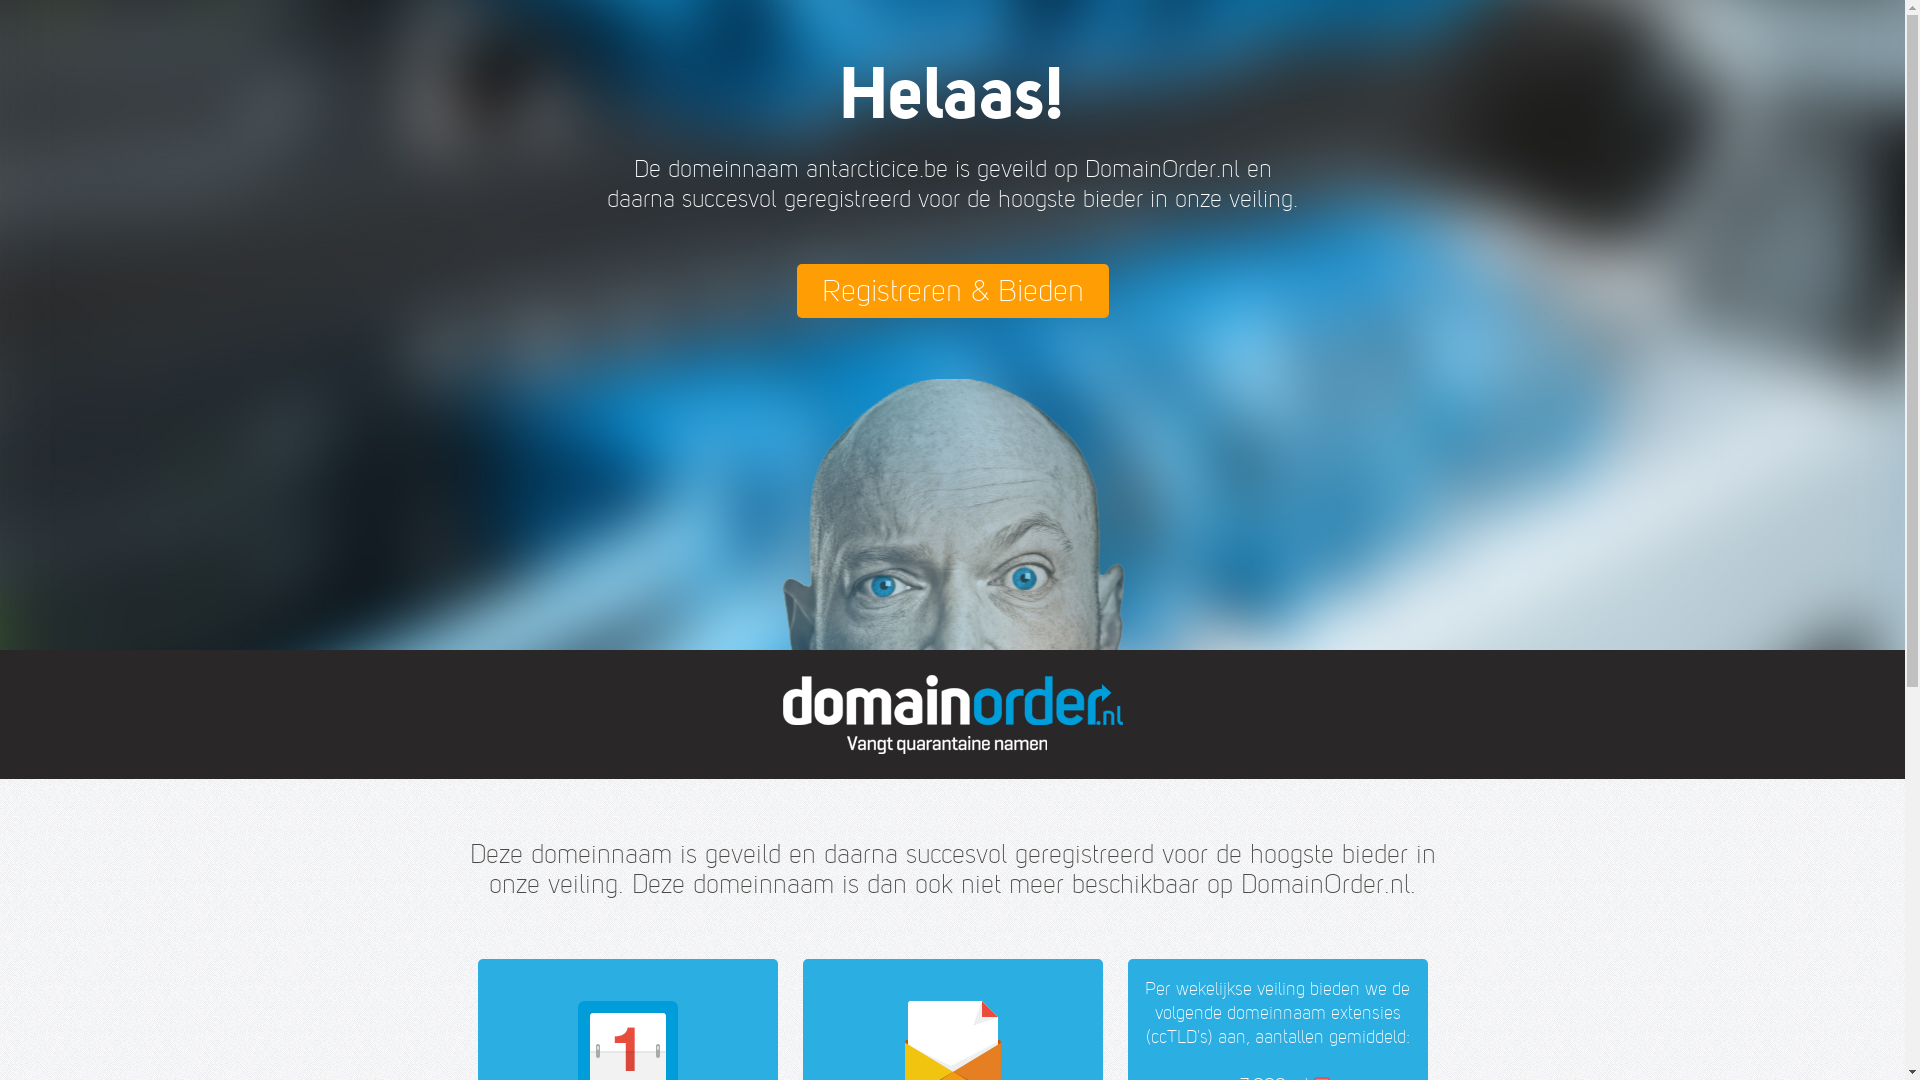 Image resolution: width=1920 pixels, height=1080 pixels. Describe the element at coordinates (950, 290) in the screenshot. I see `'Registreren & Bieden'` at that location.